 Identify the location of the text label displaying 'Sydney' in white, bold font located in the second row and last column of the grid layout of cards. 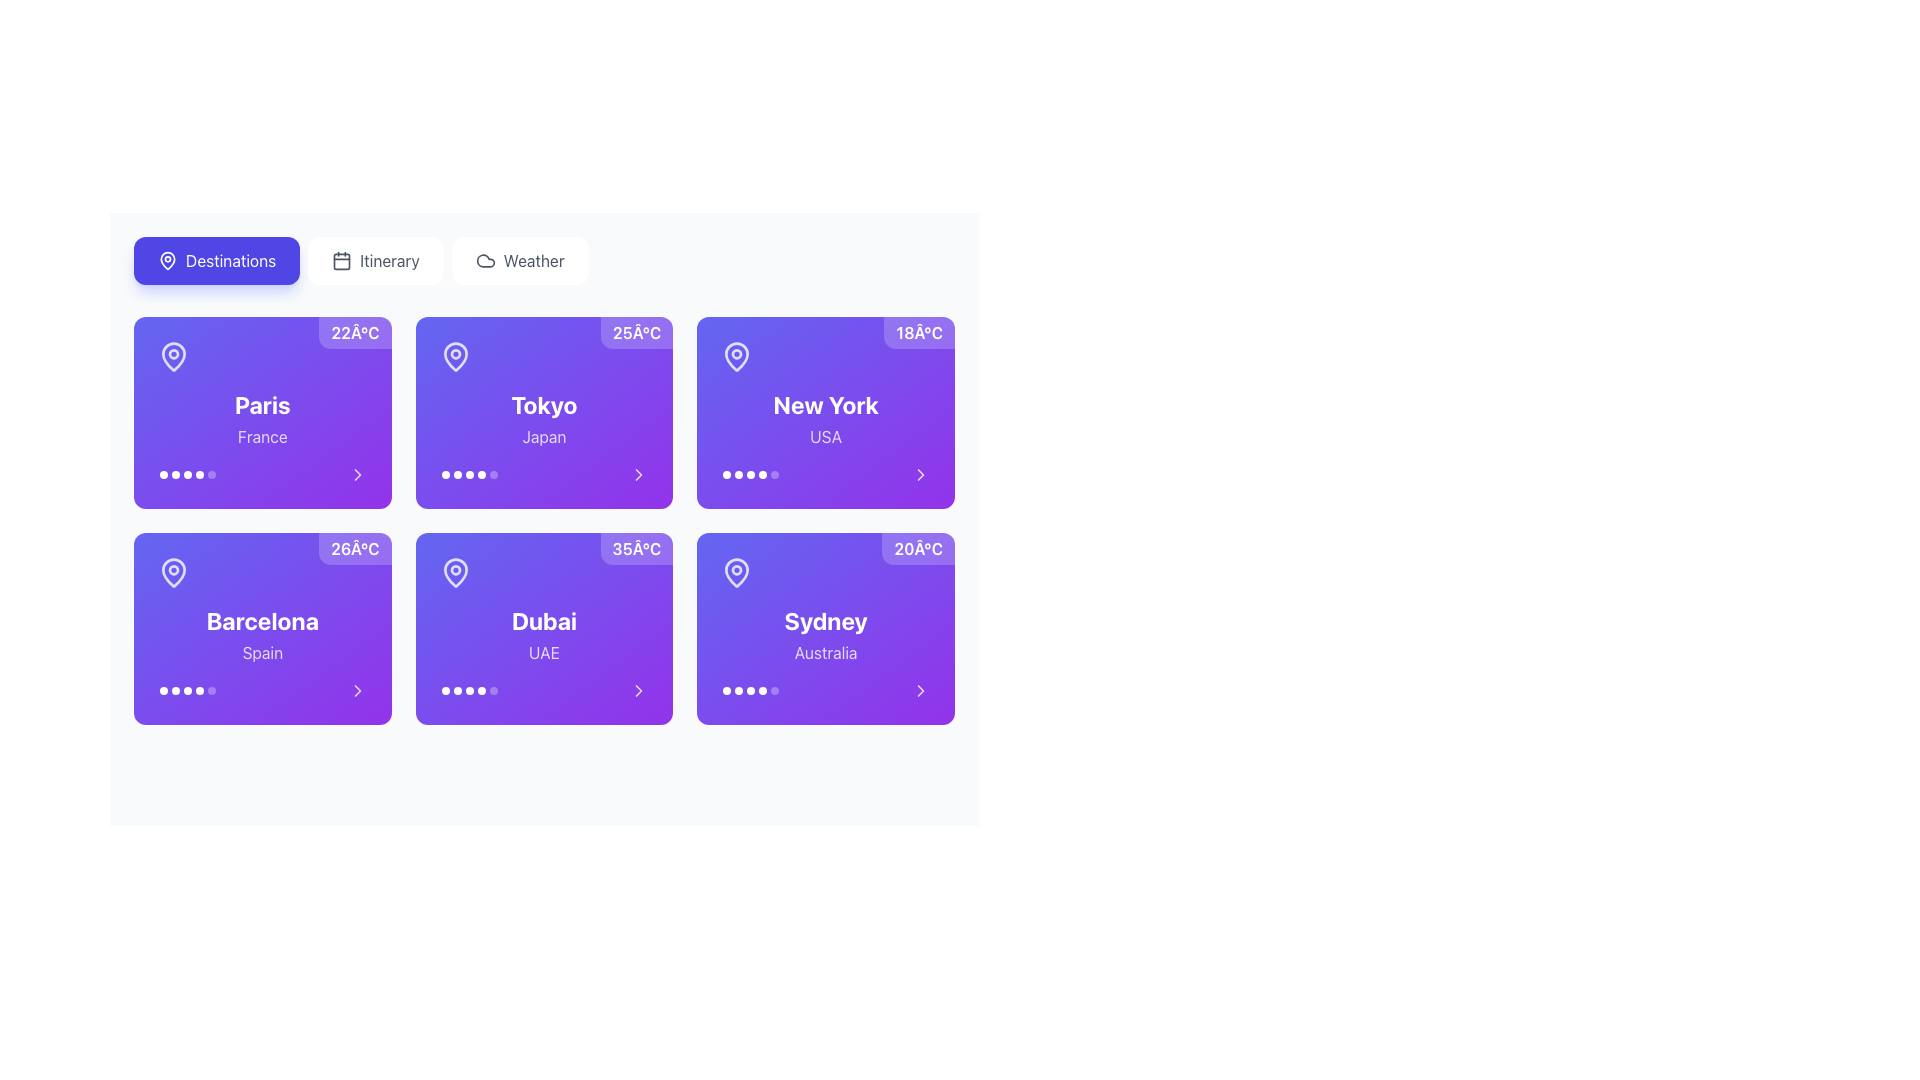
(826, 620).